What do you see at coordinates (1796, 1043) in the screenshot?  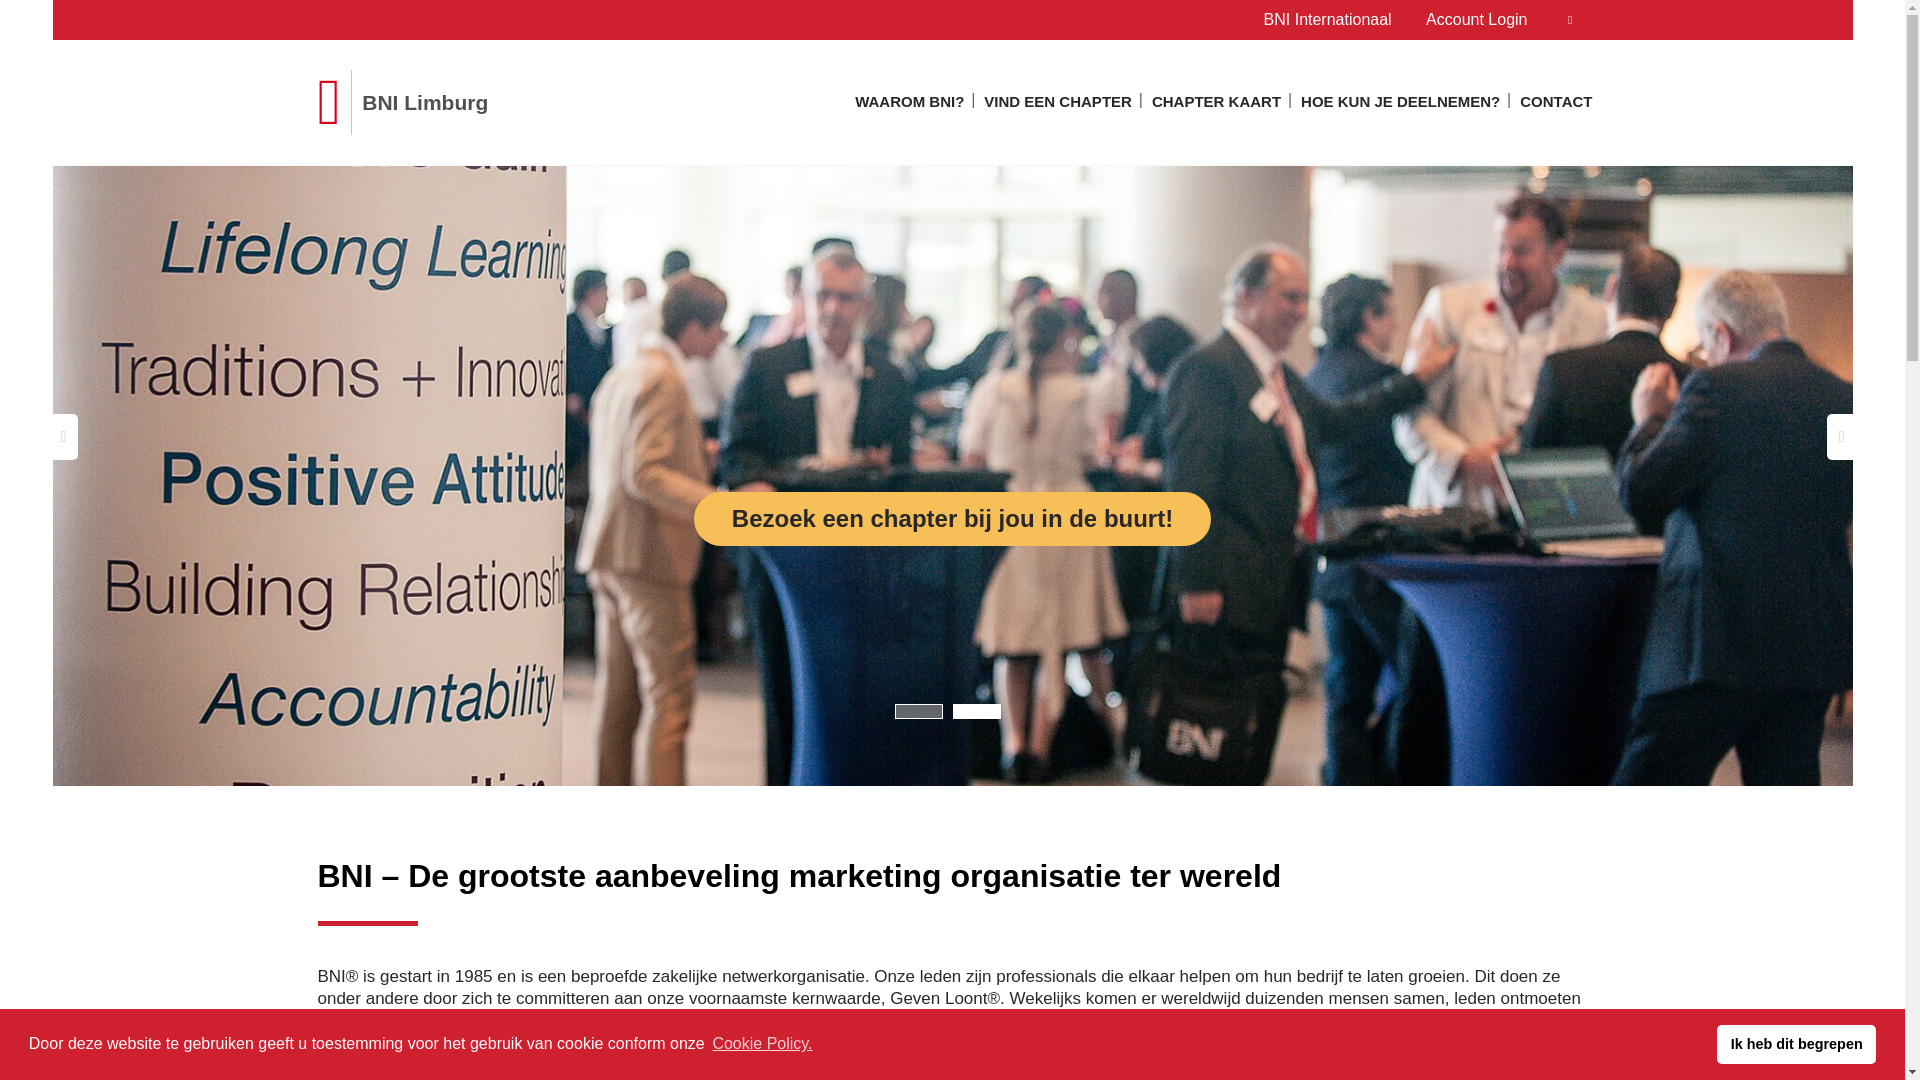 I see `'Ik heb dit begrepen'` at bounding box center [1796, 1043].